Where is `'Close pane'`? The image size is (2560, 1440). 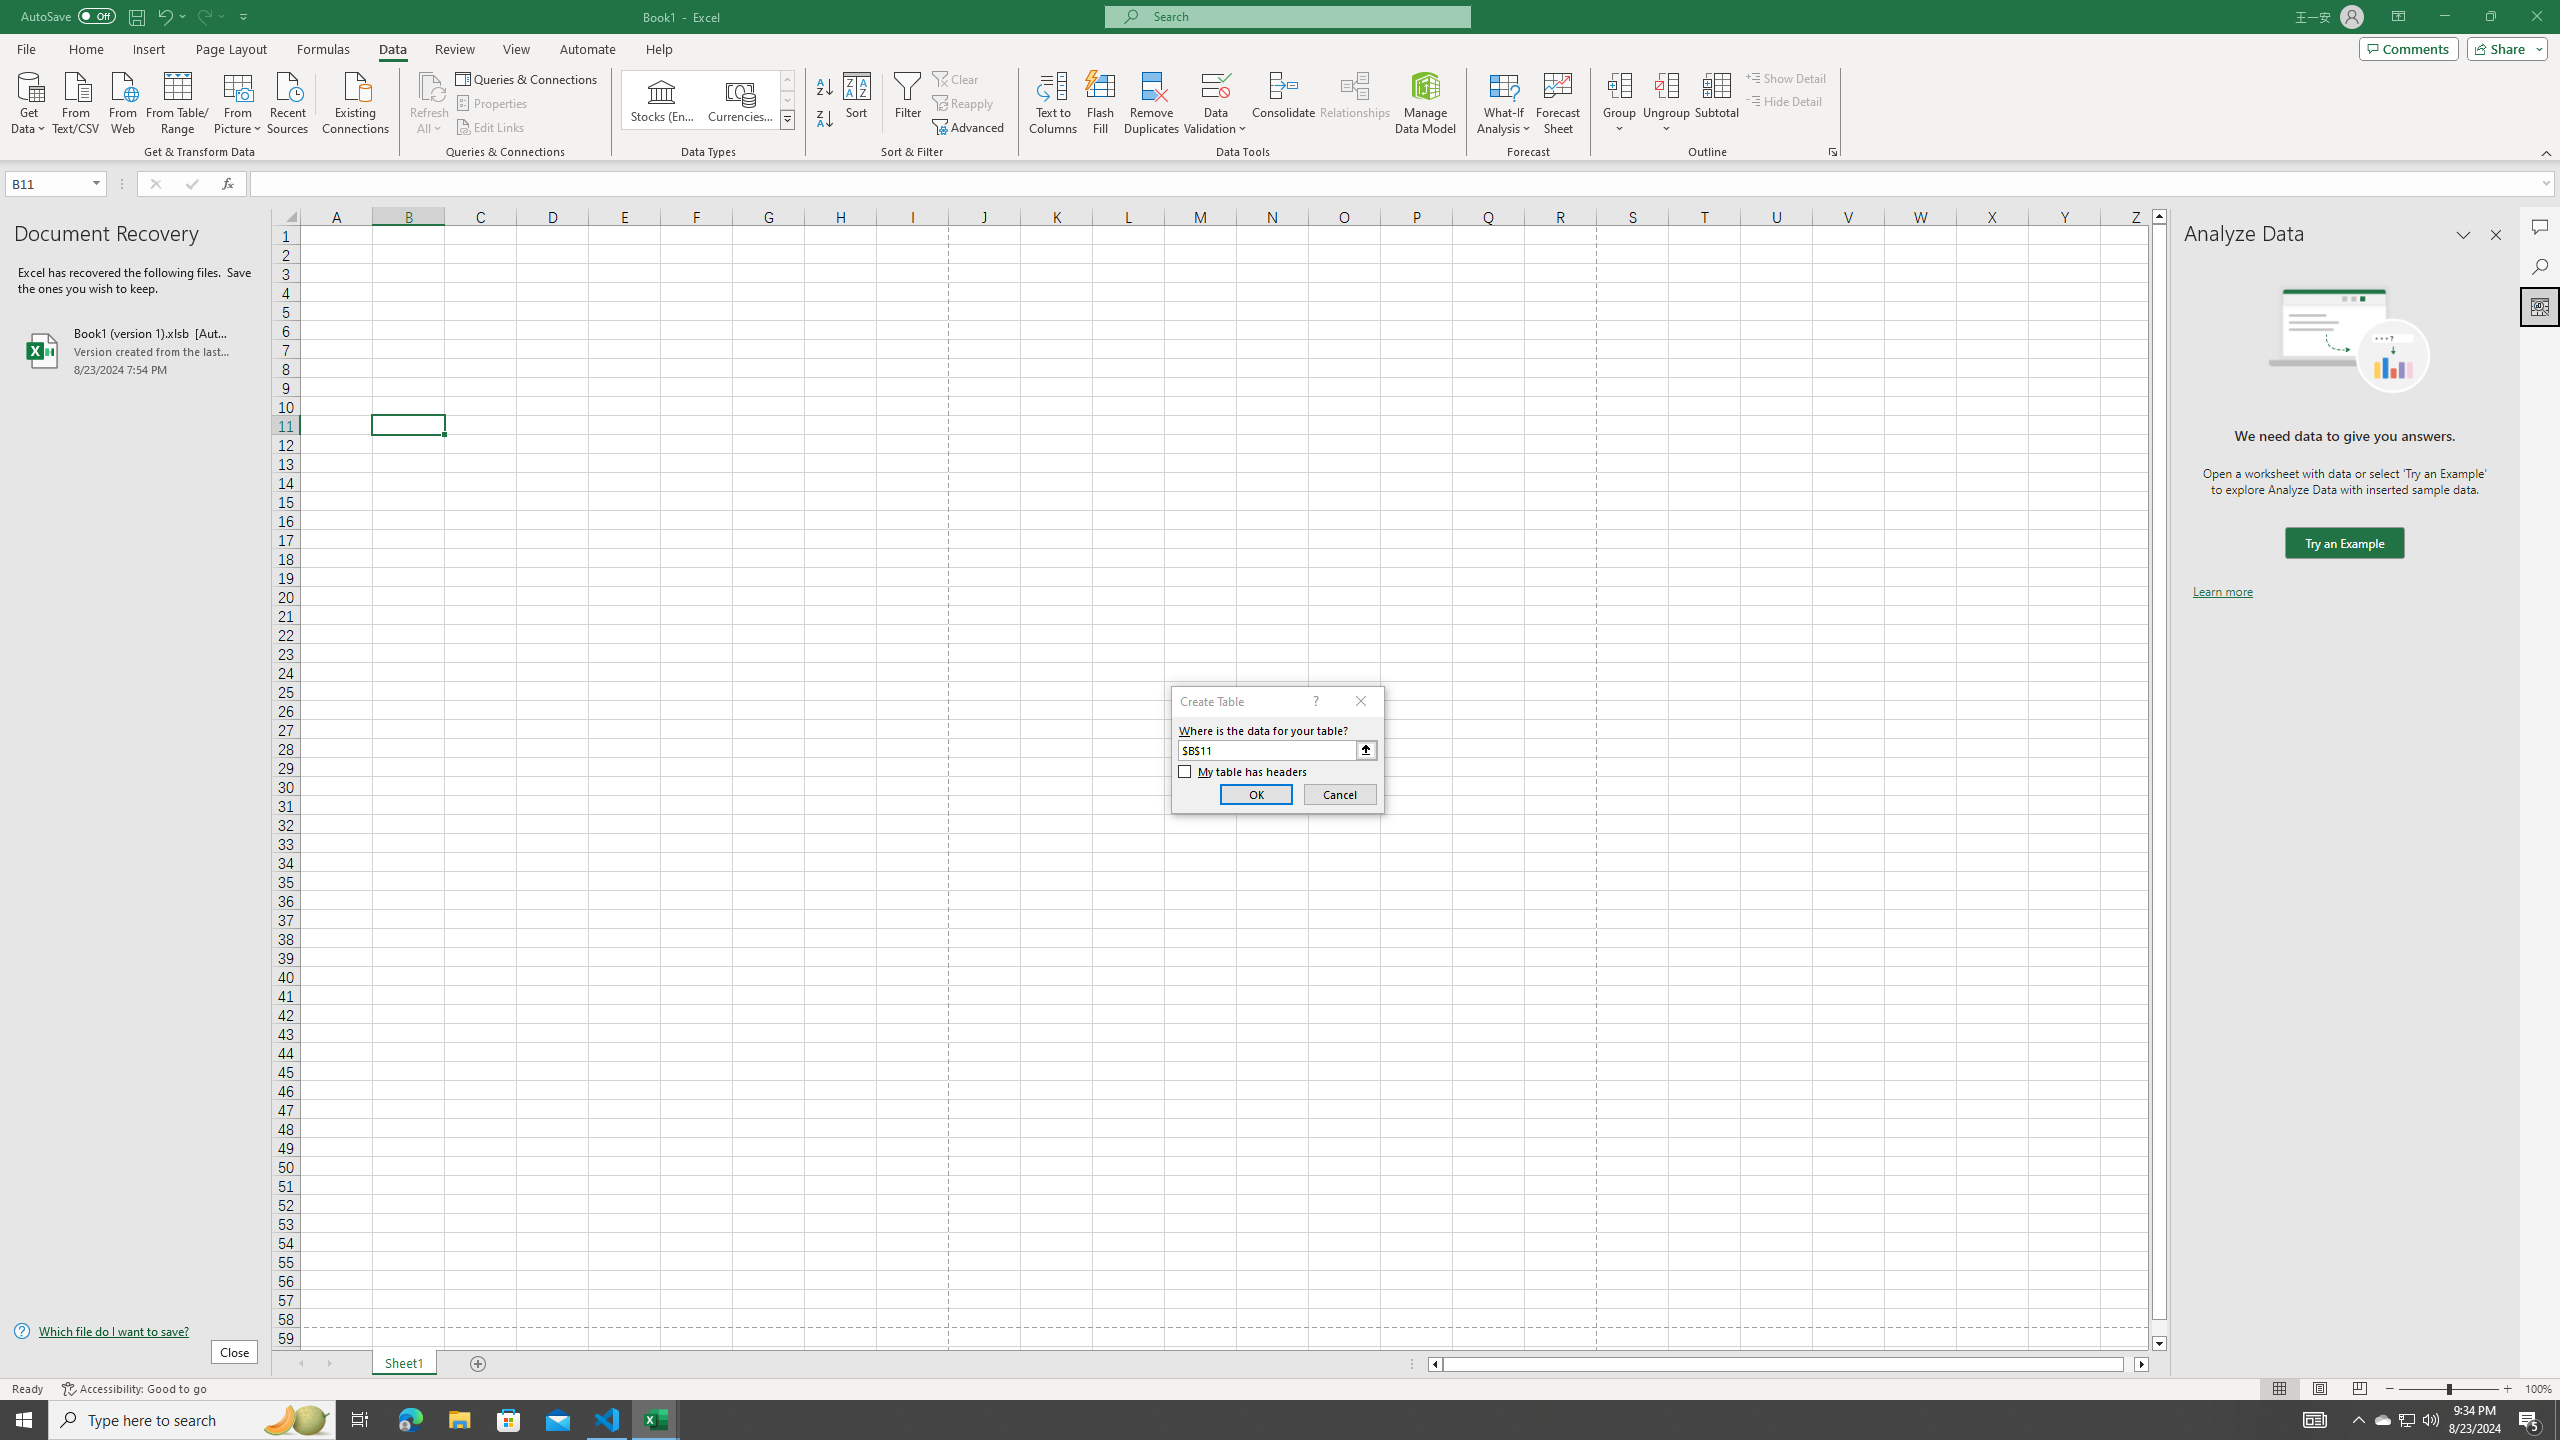
'Close pane' is located at coordinates (2495, 234).